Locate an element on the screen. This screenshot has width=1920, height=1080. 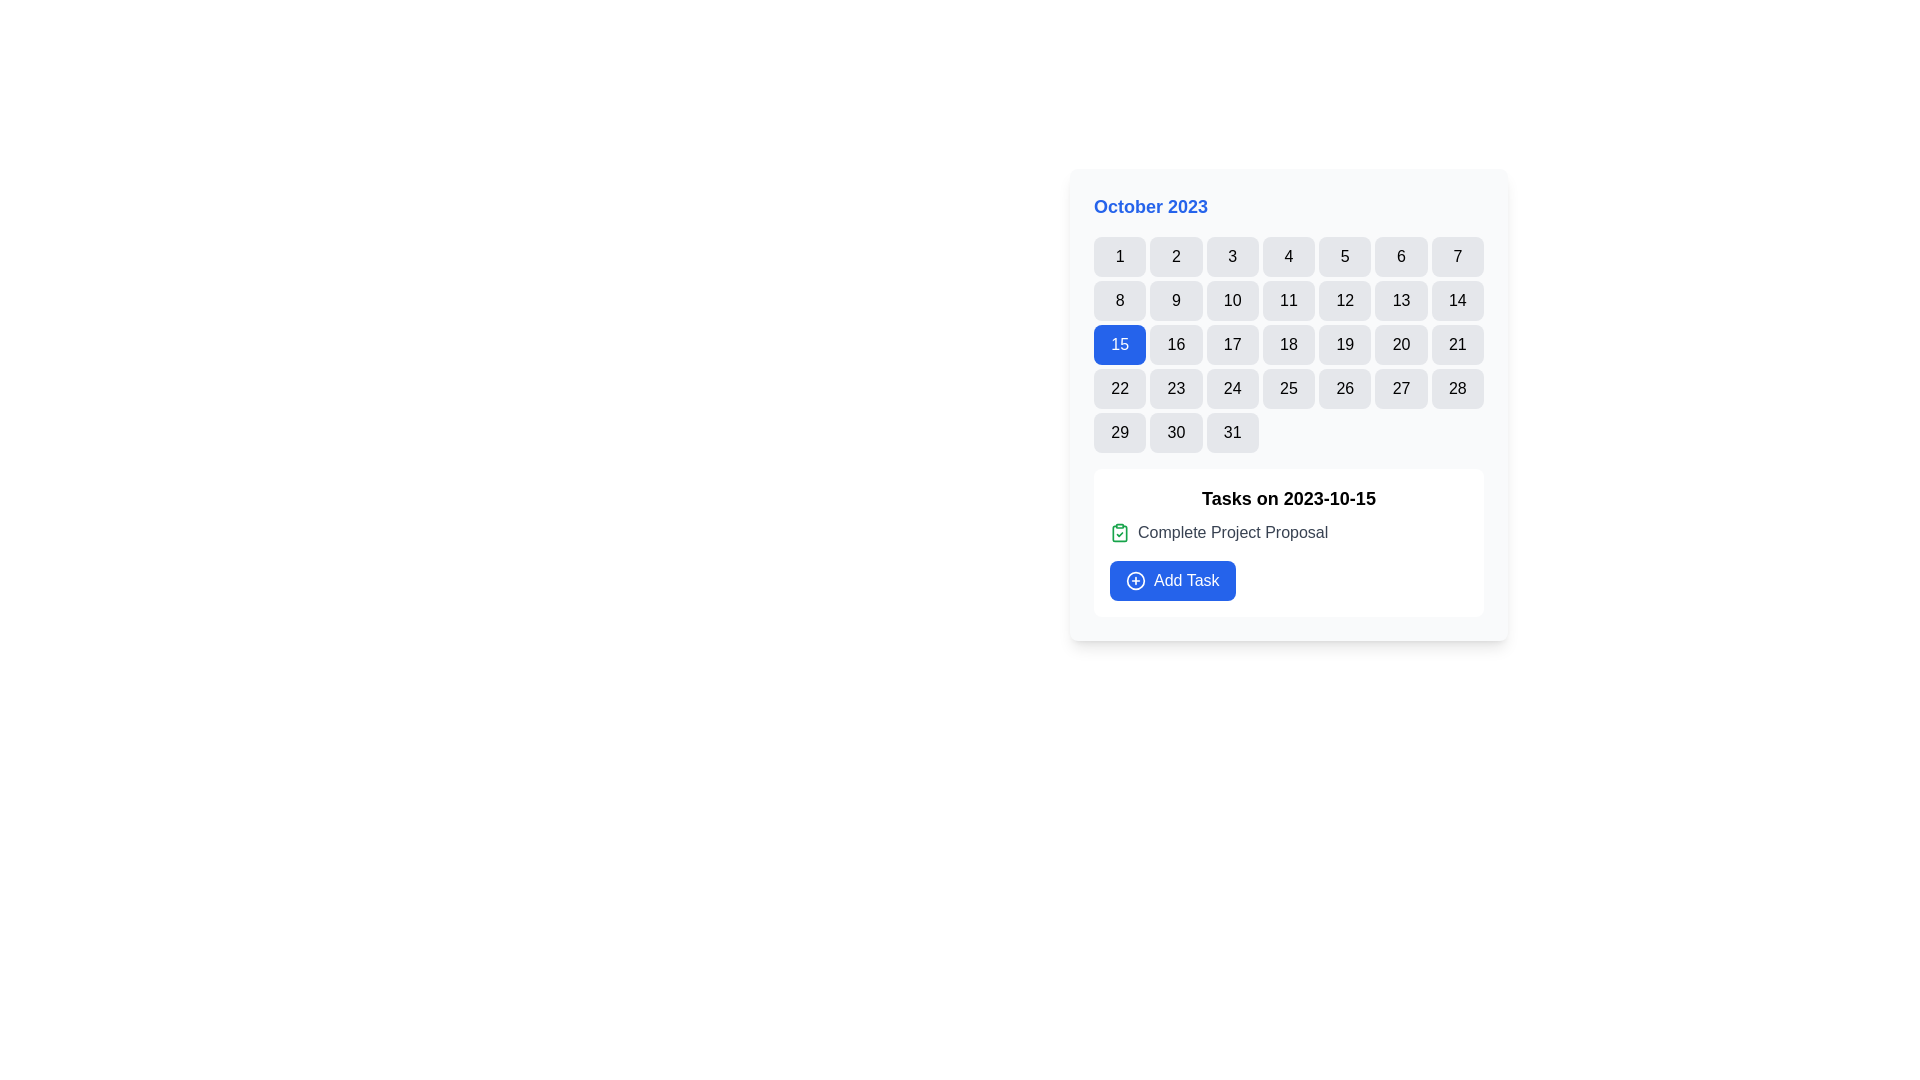
the label element reading 'Complete Project Proposal' with a clipboard icon is located at coordinates (1289, 531).